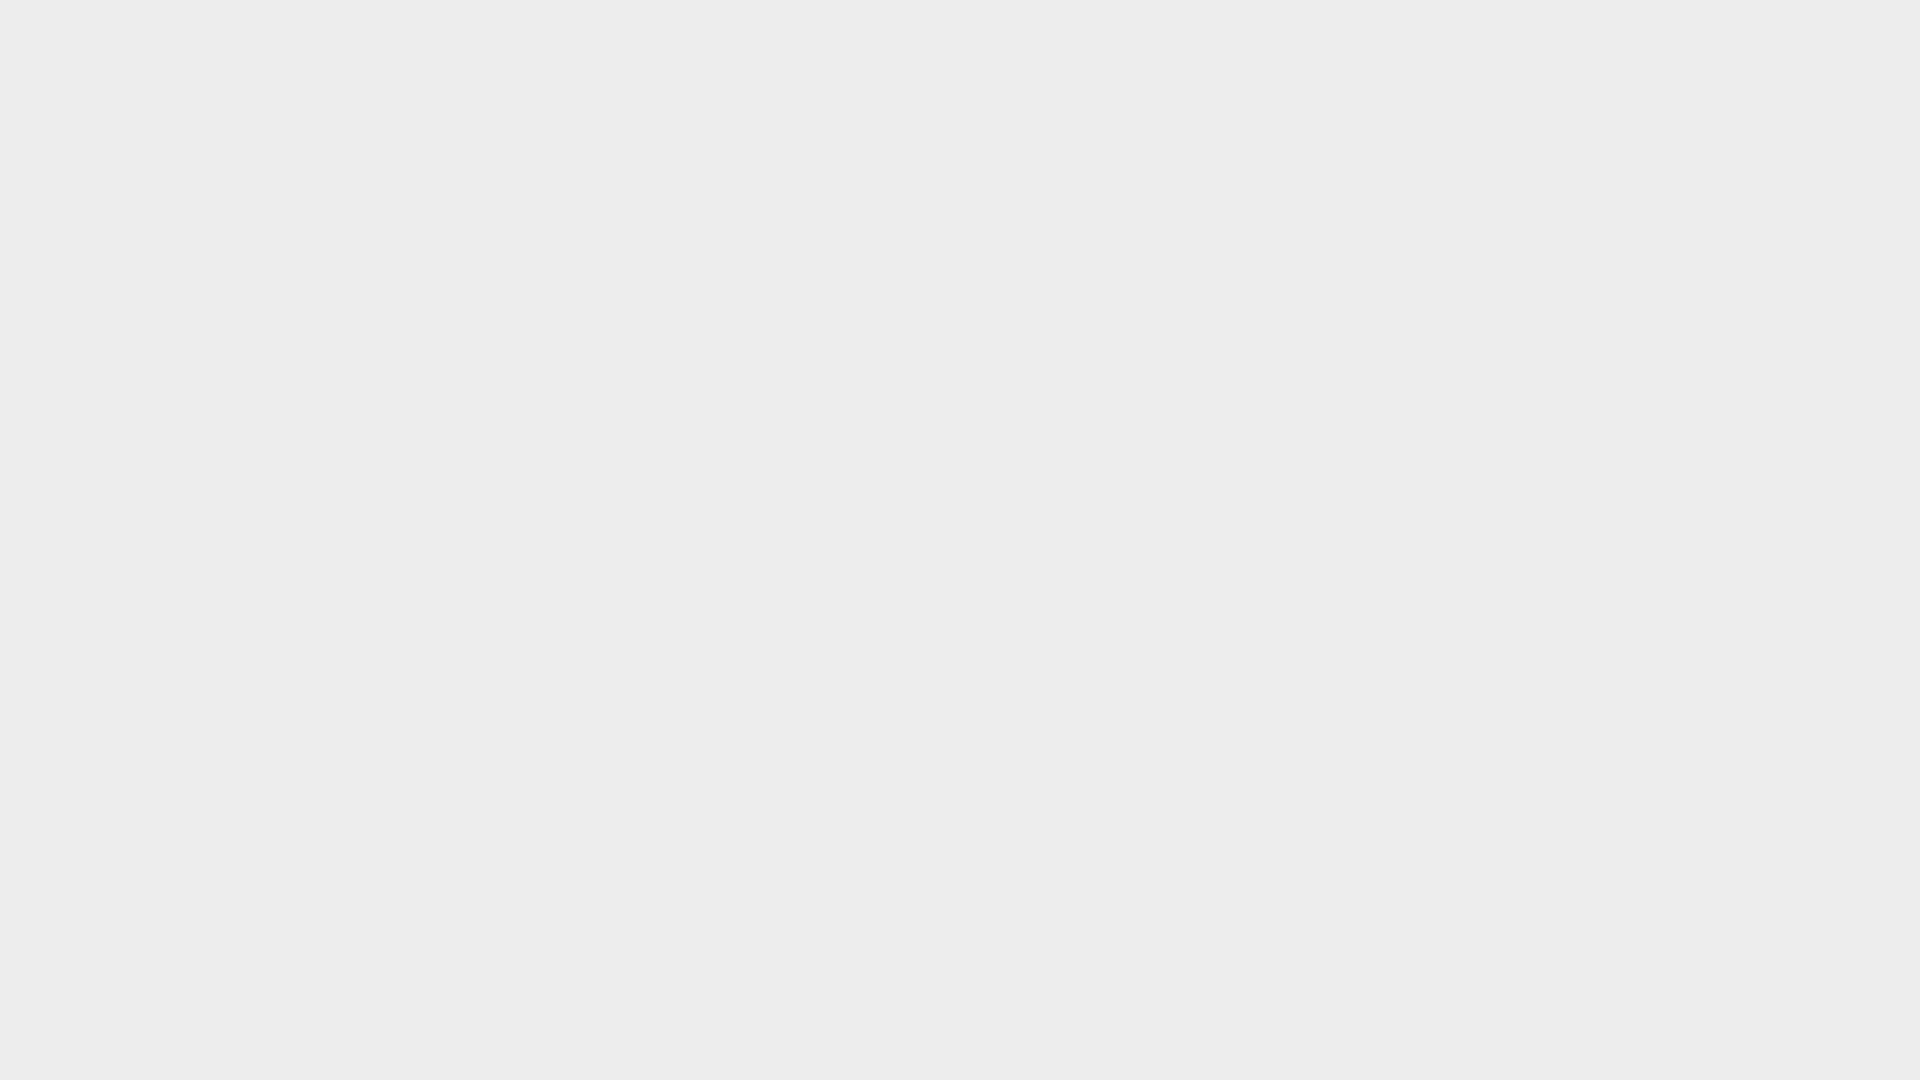 The image size is (1920, 1080). What do you see at coordinates (660, 122) in the screenshot?
I see `'Home'` at bounding box center [660, 122].